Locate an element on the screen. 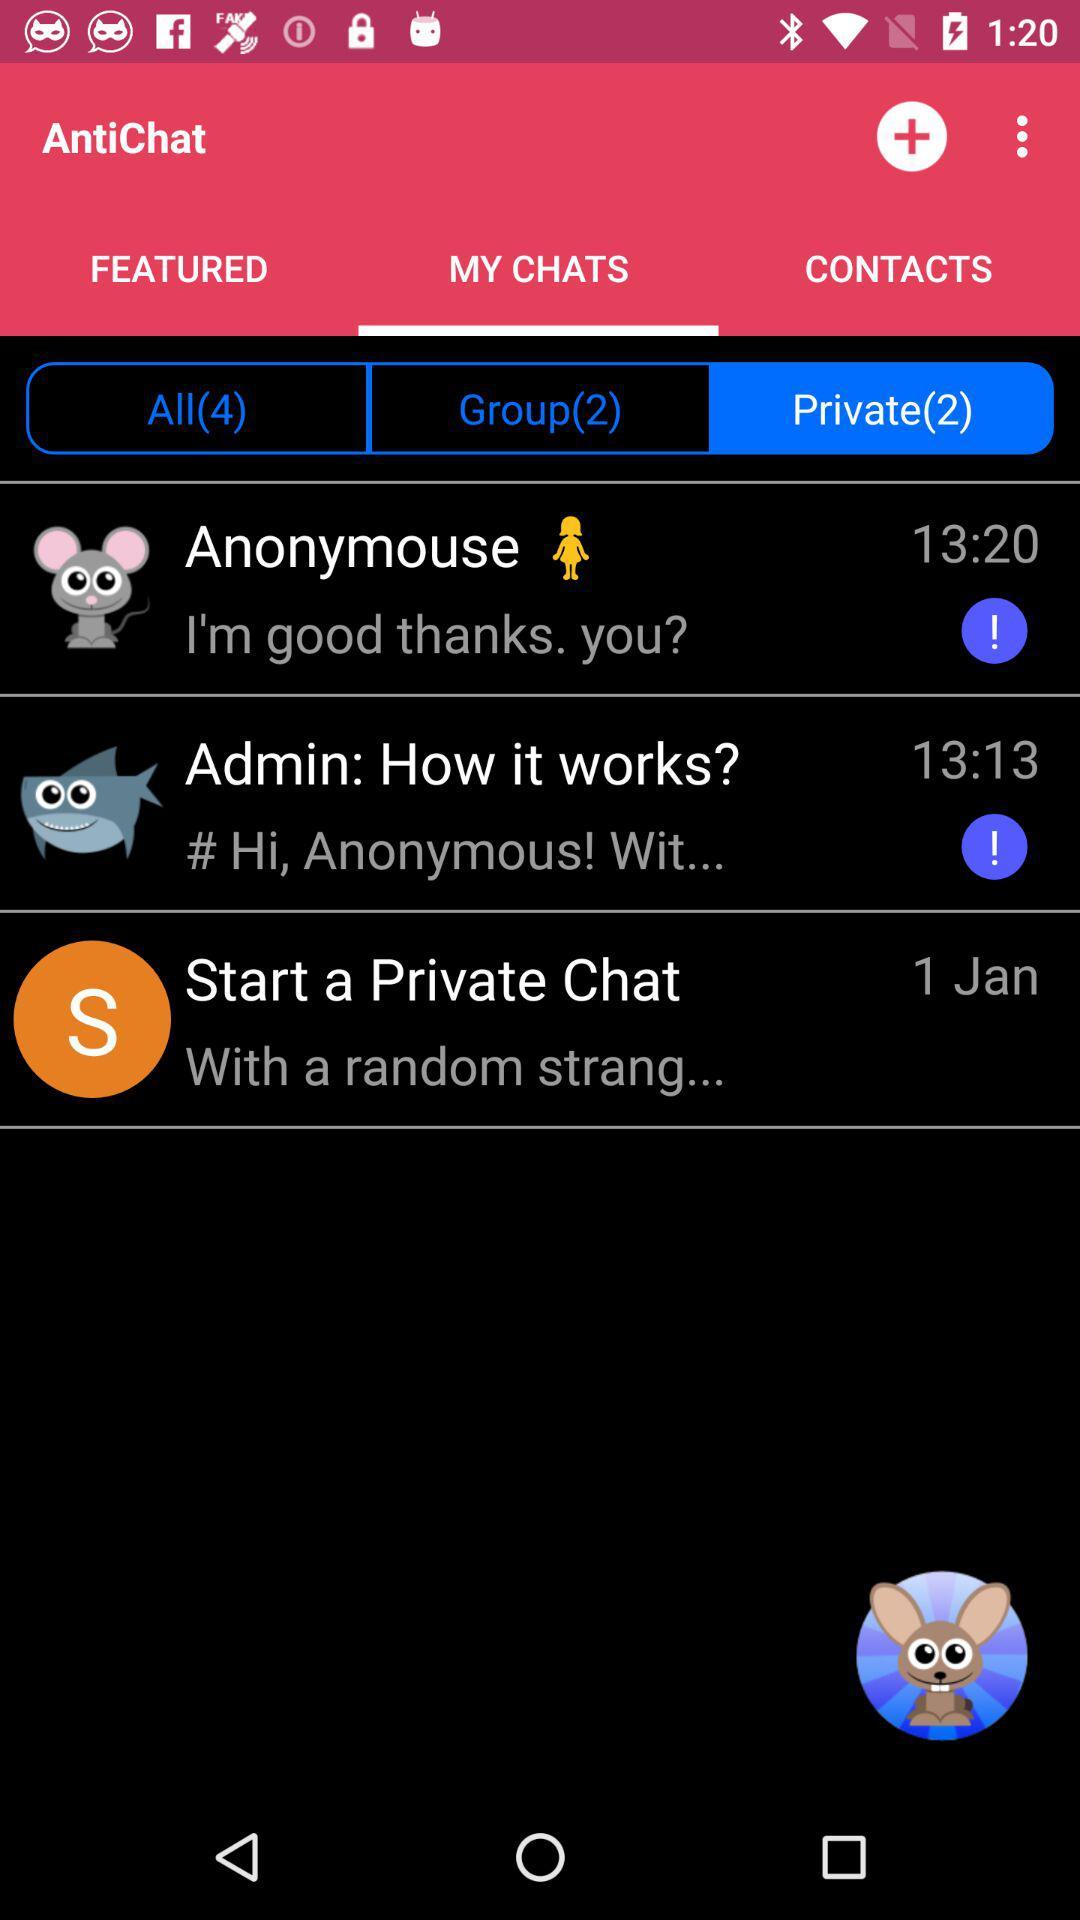 This screenshot has height=1920, width=1080. the item to the left of the 13:13 is located at coordinates (461, 848).